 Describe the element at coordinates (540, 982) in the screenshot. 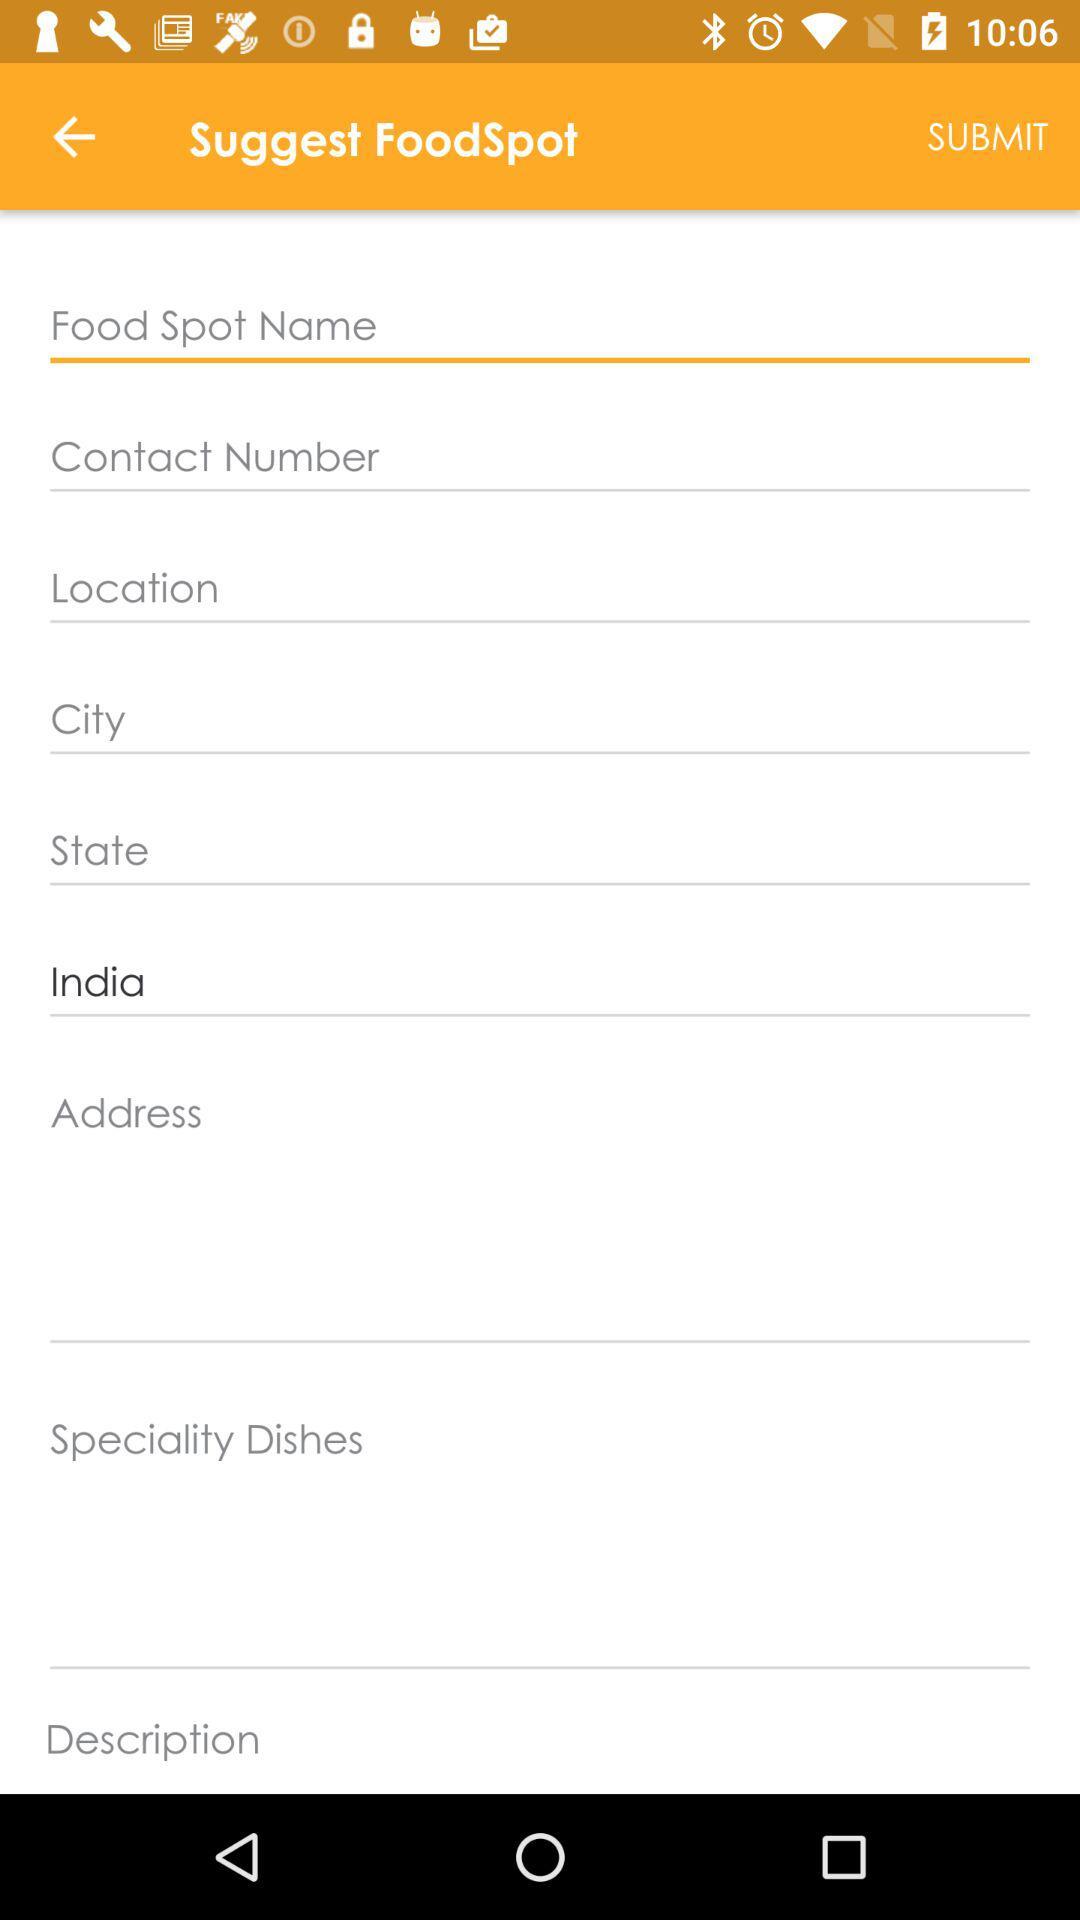

I see `india item` at that location.